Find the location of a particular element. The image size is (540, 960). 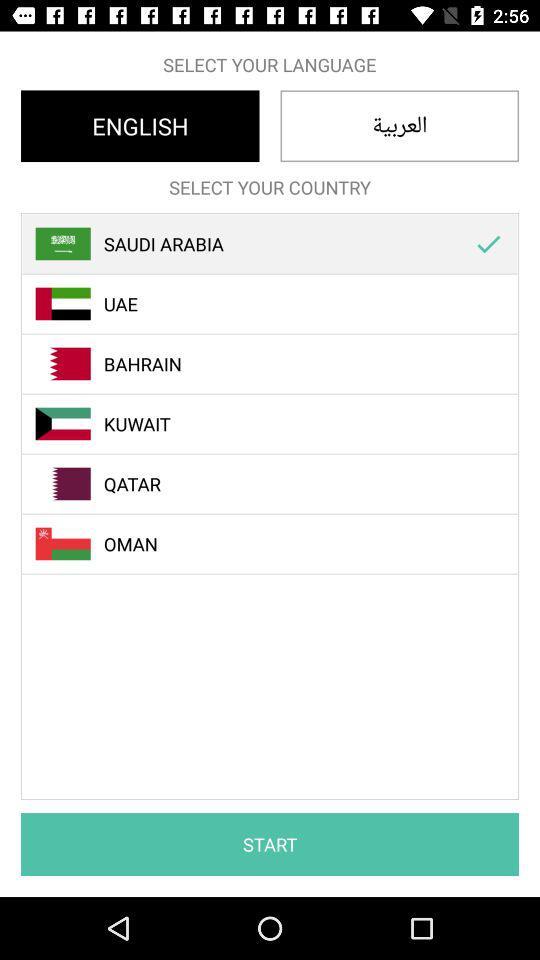

the bahrain item is located at coordinates (280, 363).